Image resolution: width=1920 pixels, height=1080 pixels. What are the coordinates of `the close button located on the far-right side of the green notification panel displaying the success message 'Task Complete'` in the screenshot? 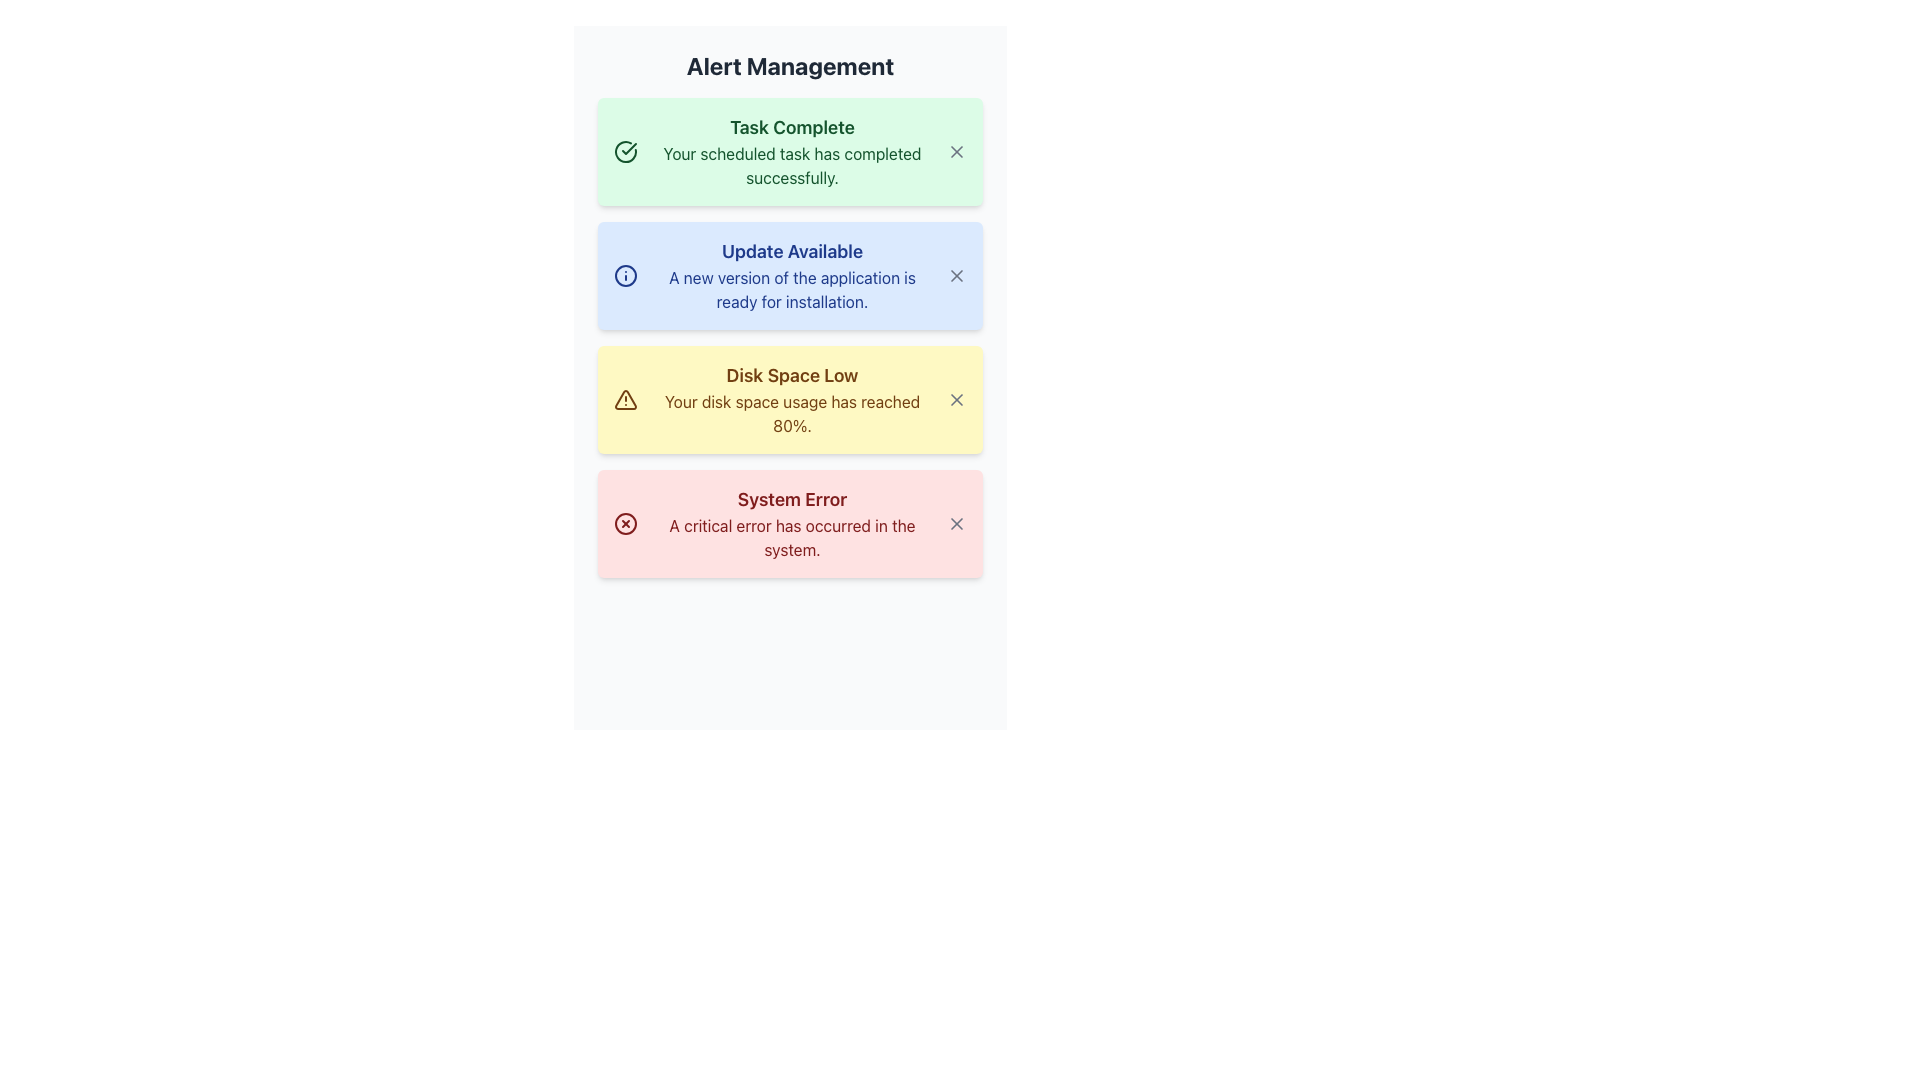 It's located at (955, 150).